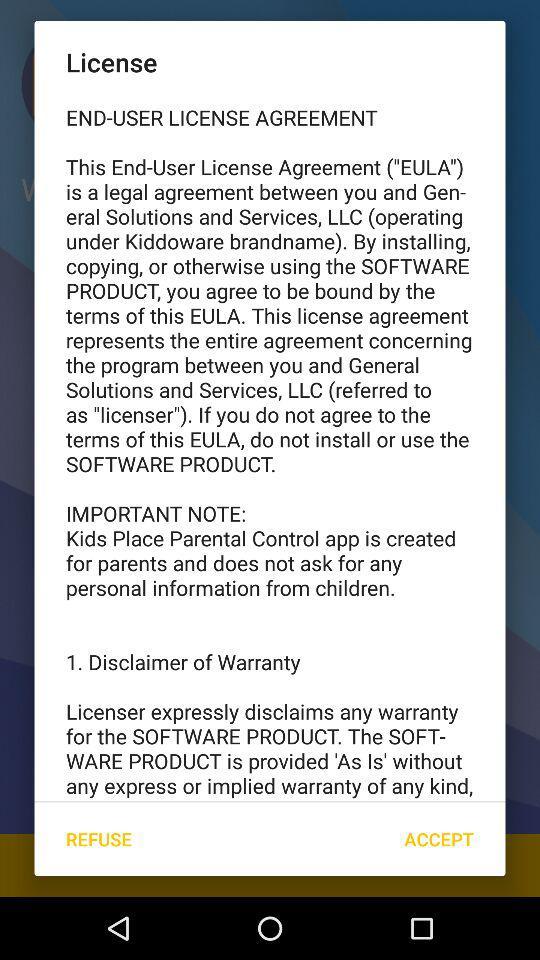 The height and width of the screenshot is (960, 540). I want to click on icon below end user license, so click(438, 839).